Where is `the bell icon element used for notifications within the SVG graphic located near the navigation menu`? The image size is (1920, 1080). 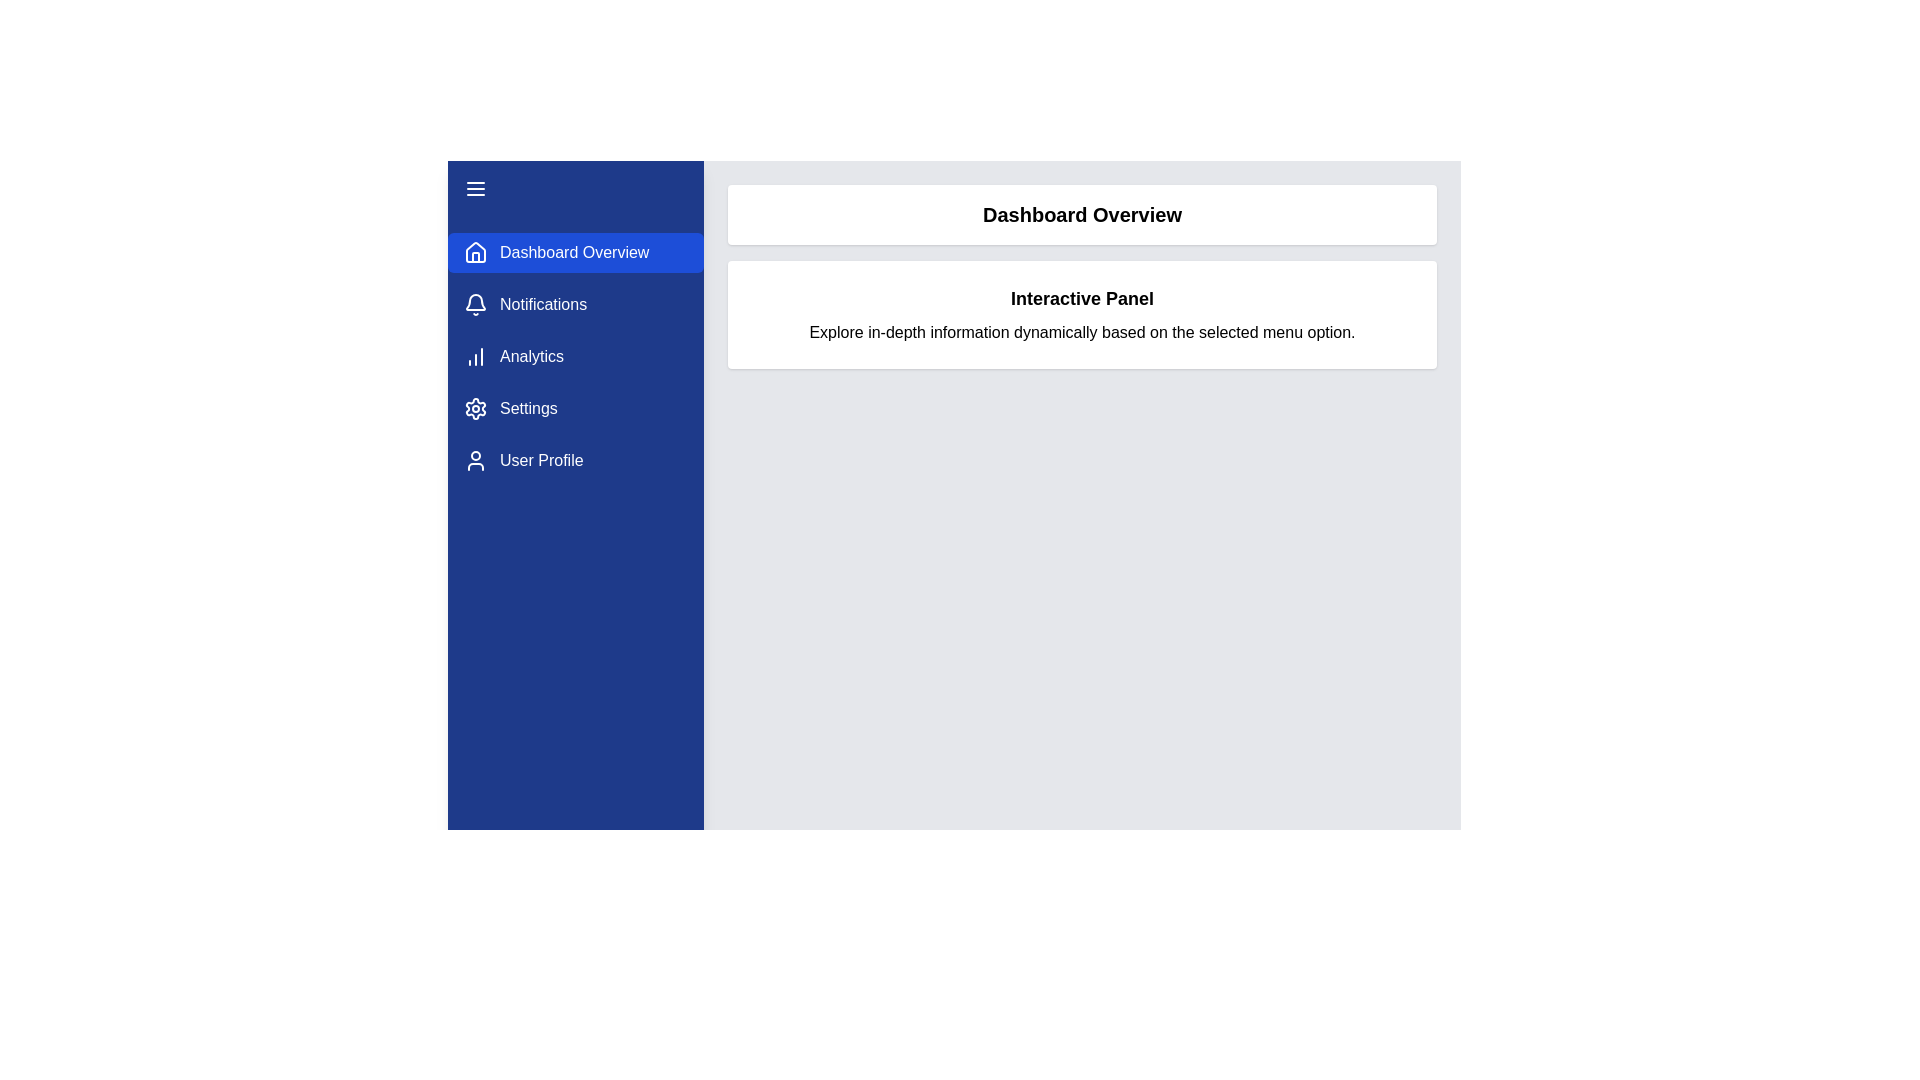 the bell icon element used for notifications within the SVG graphic located near the navigation menu is located at coordinates (474, 302).